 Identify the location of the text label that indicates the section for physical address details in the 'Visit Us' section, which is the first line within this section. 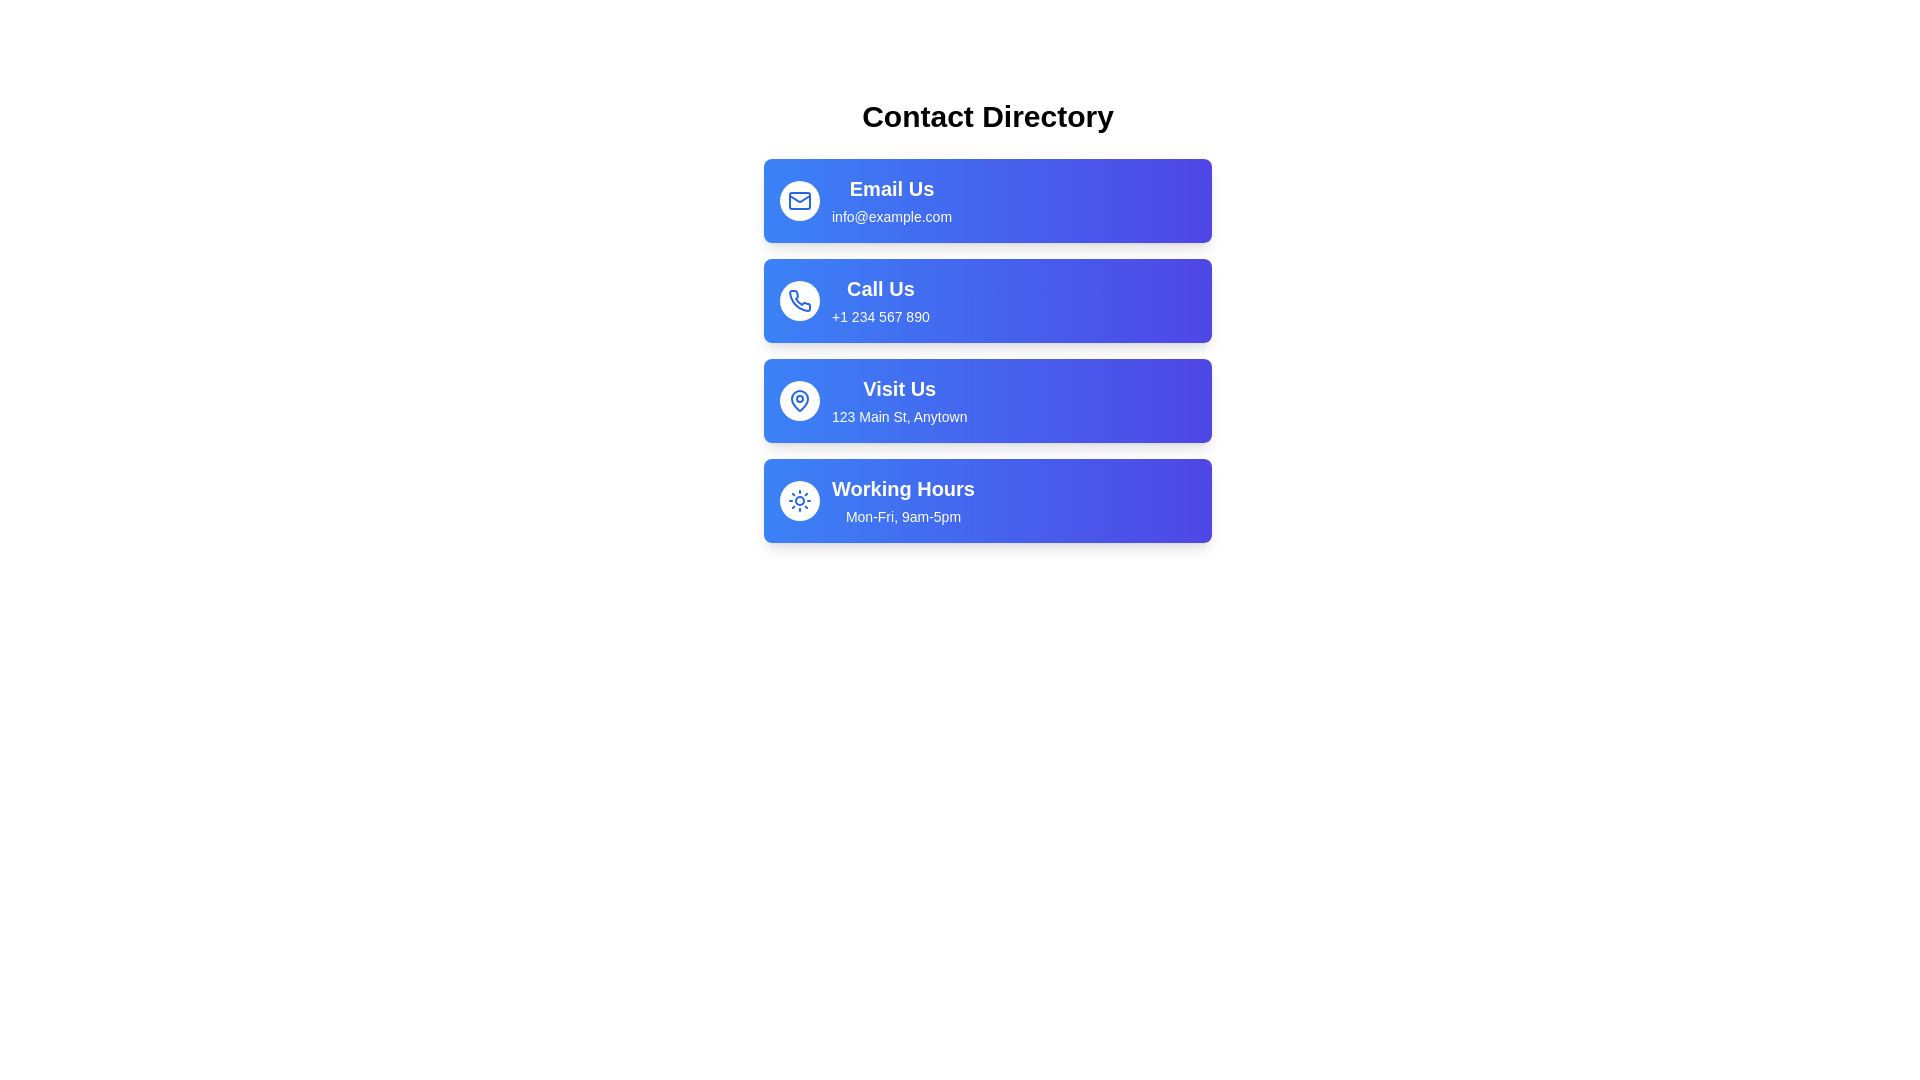
(898, 389).